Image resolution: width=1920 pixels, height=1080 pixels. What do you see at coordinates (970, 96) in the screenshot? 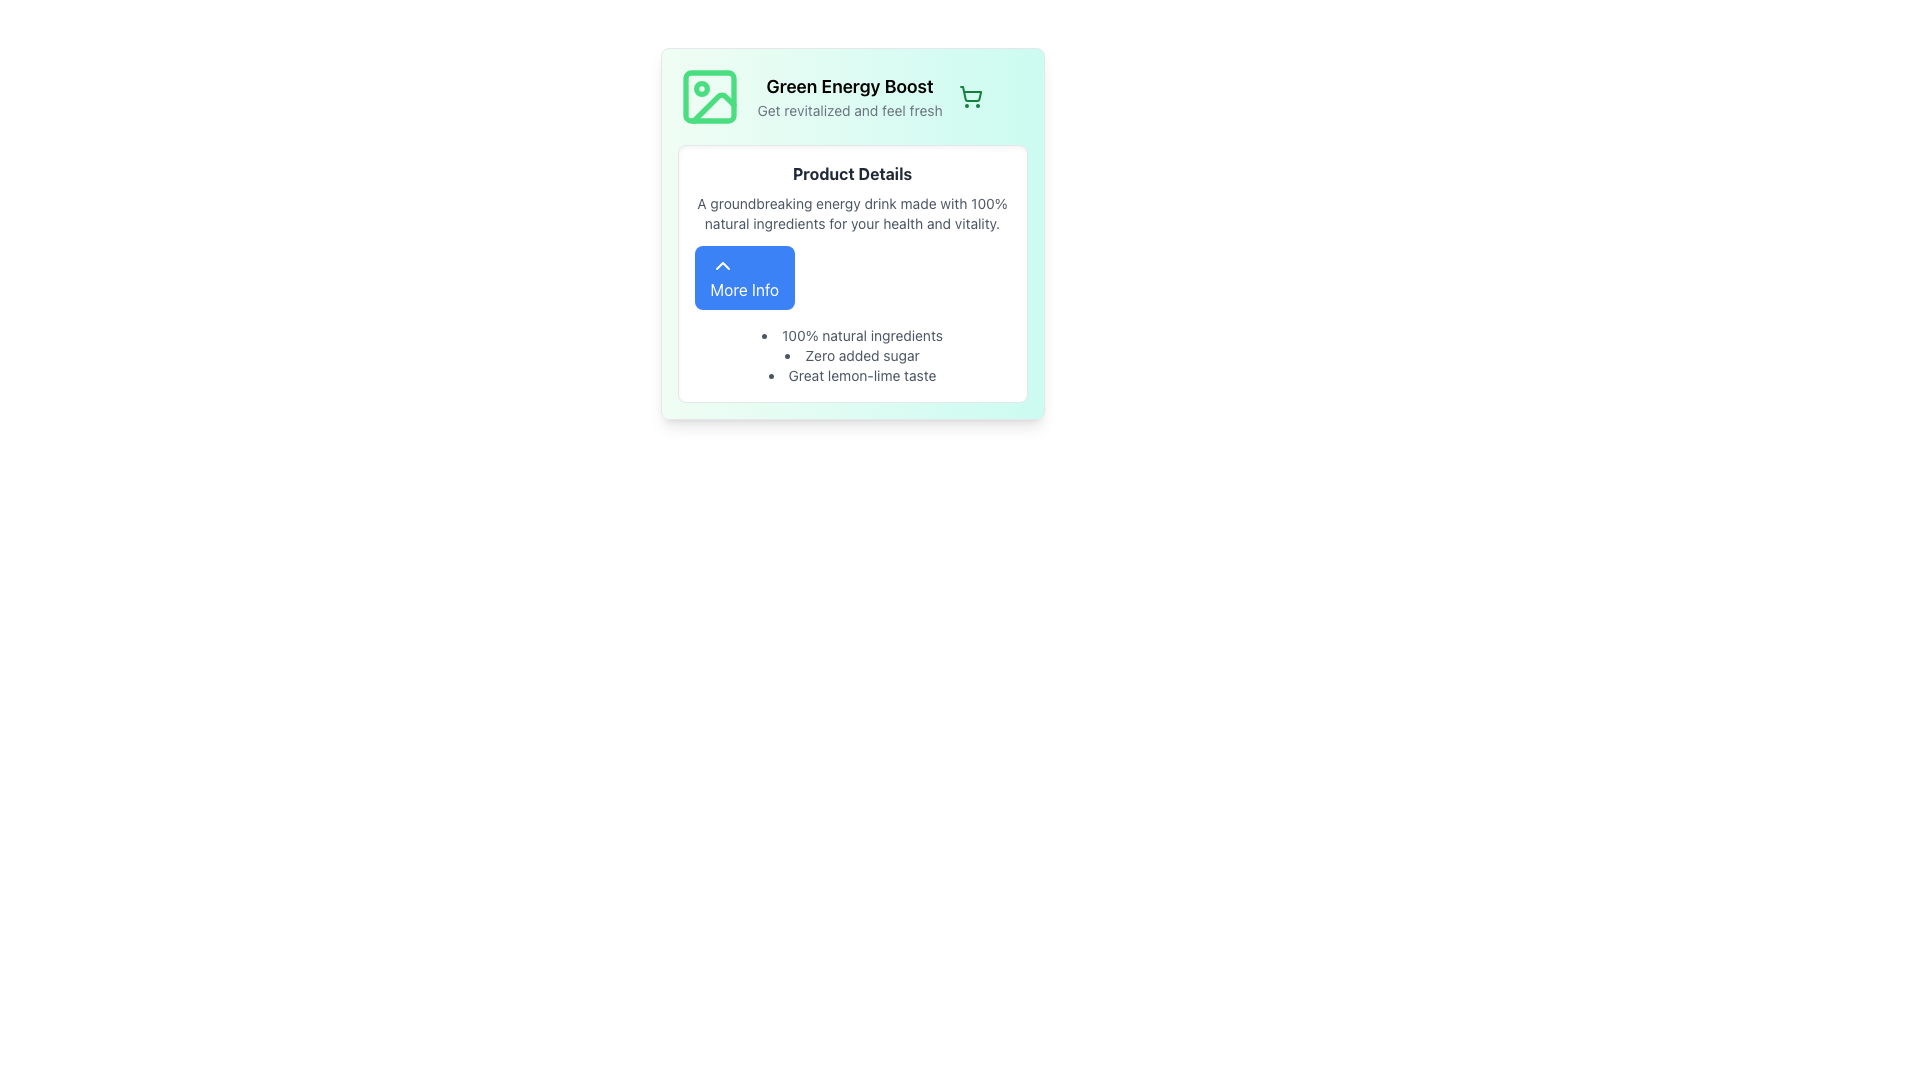
I see `the green shopping cart icon located on the right side of the top section, adjacent to the title 'Green Energy Boost'` at bounding box center [970, 96].